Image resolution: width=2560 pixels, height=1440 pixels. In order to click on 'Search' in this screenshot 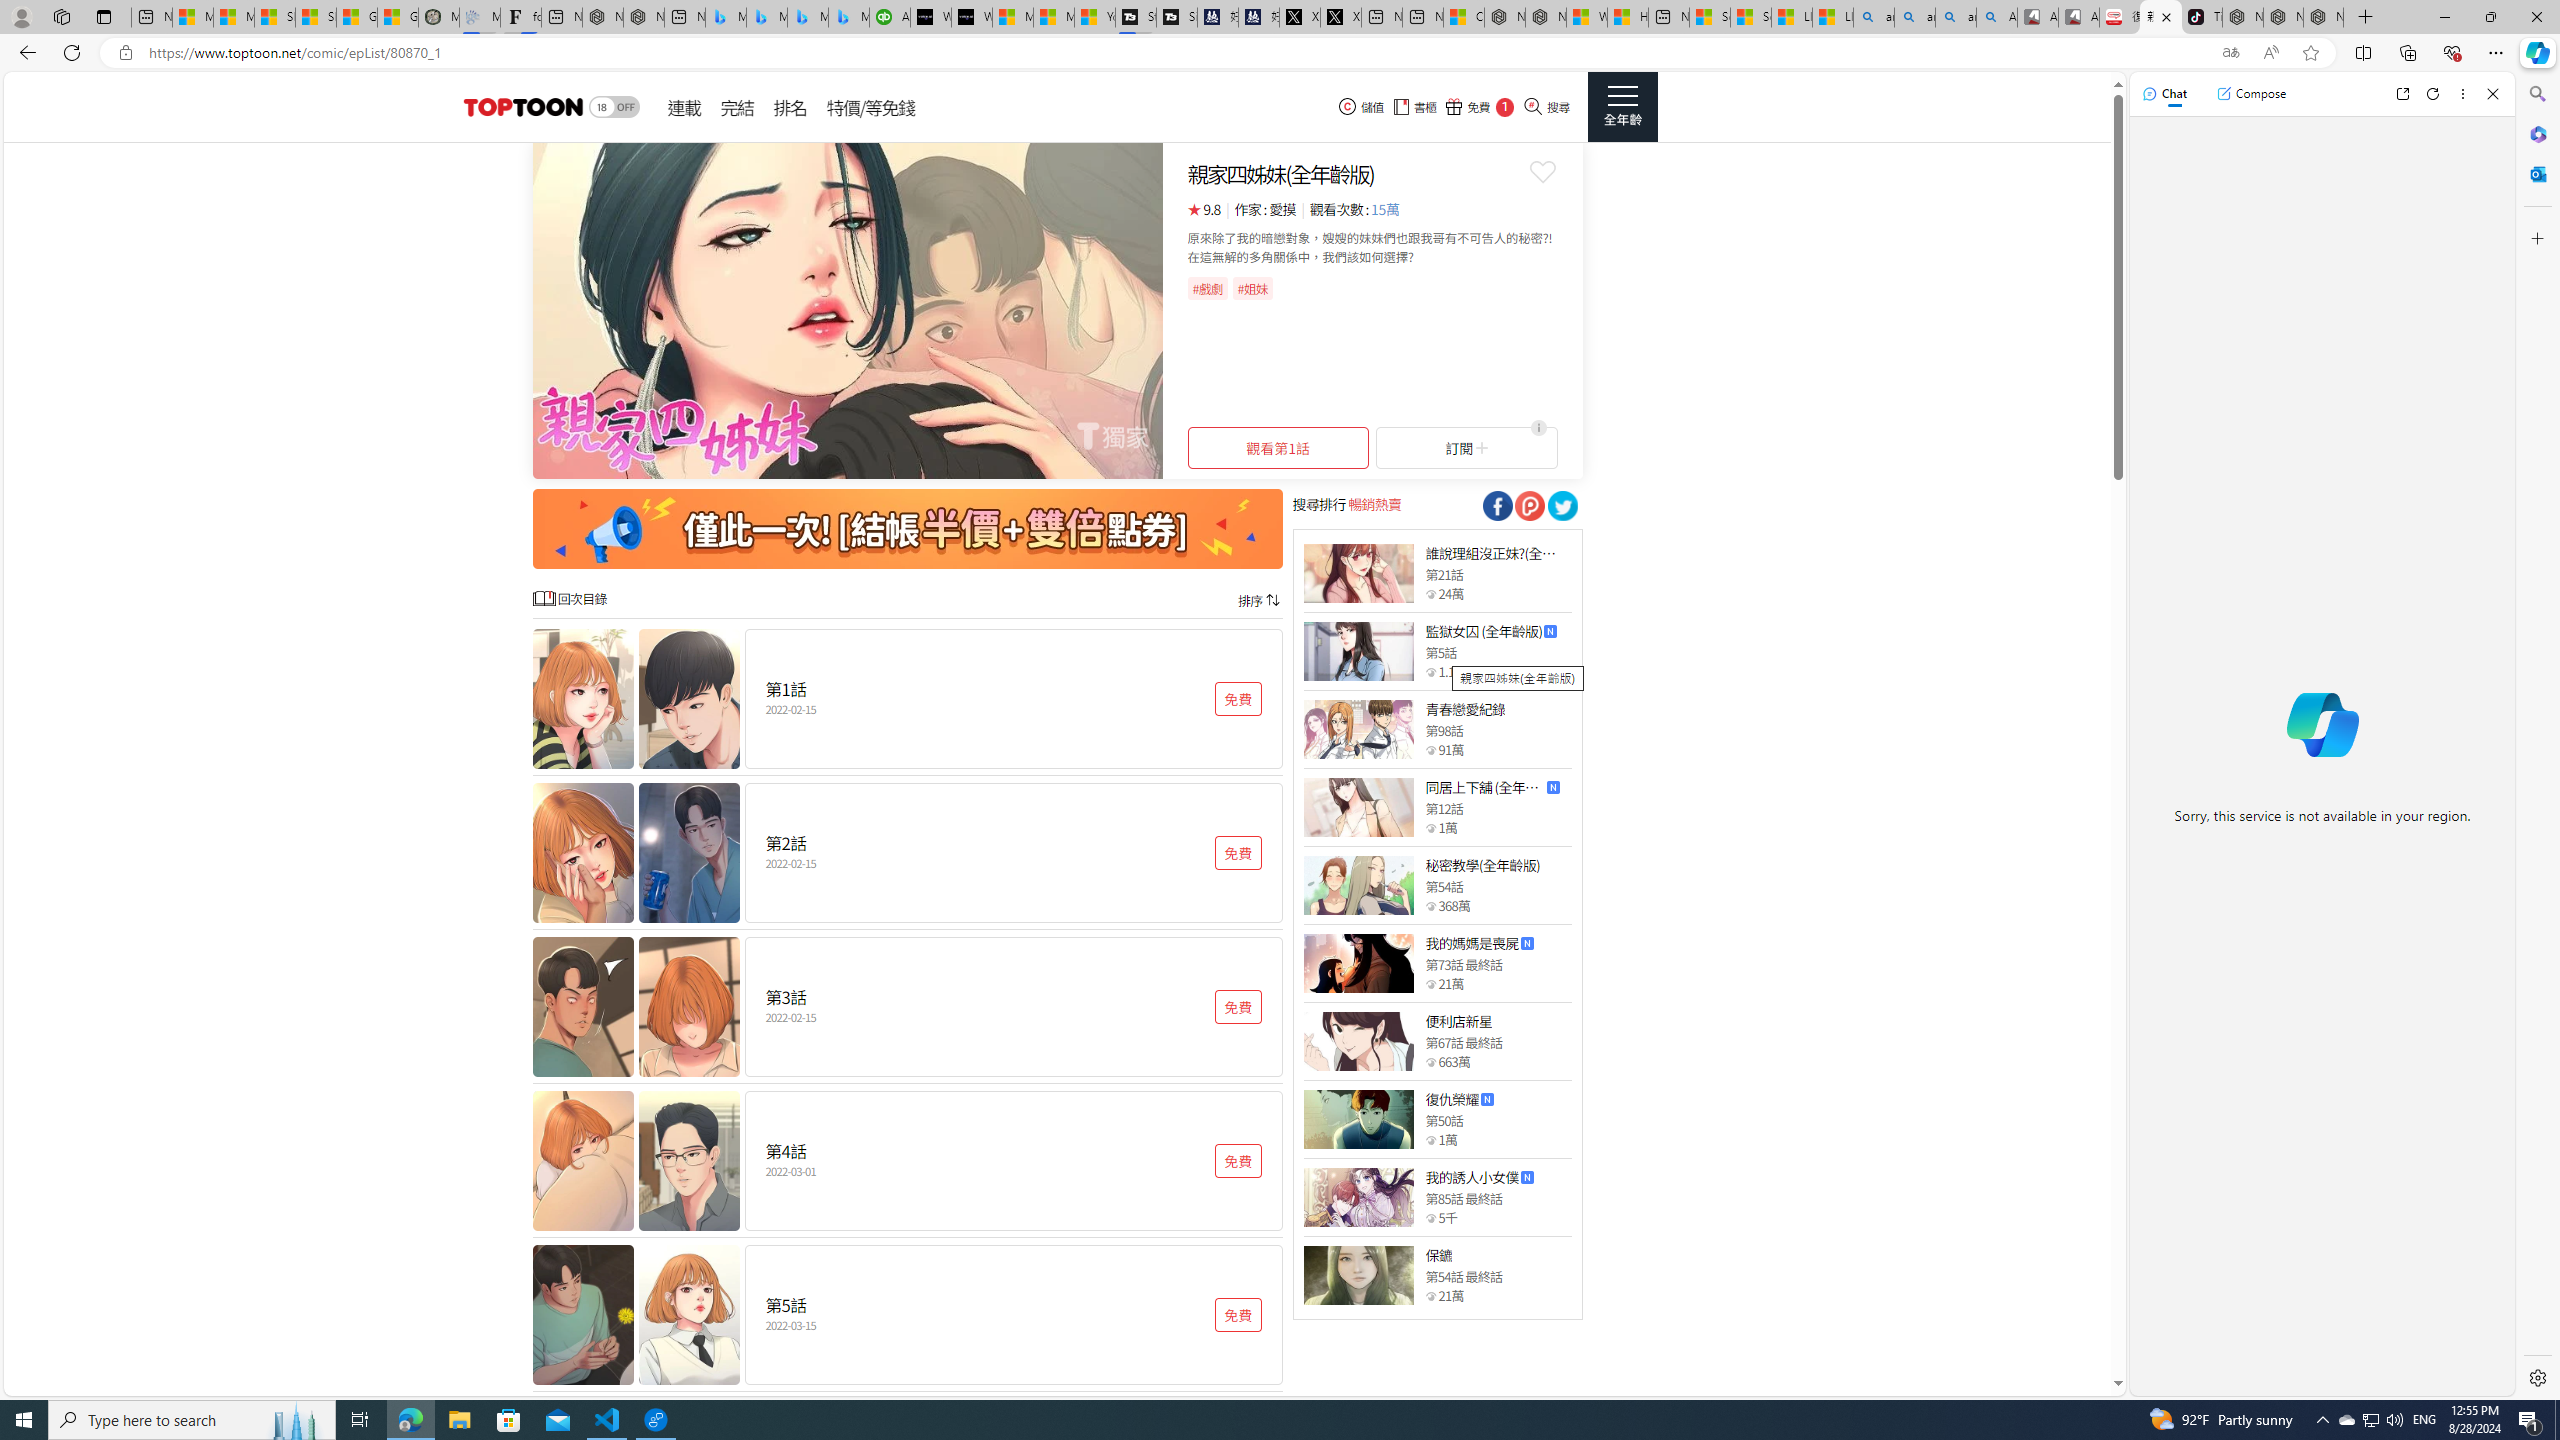, I will do `click(2535, 93)`.